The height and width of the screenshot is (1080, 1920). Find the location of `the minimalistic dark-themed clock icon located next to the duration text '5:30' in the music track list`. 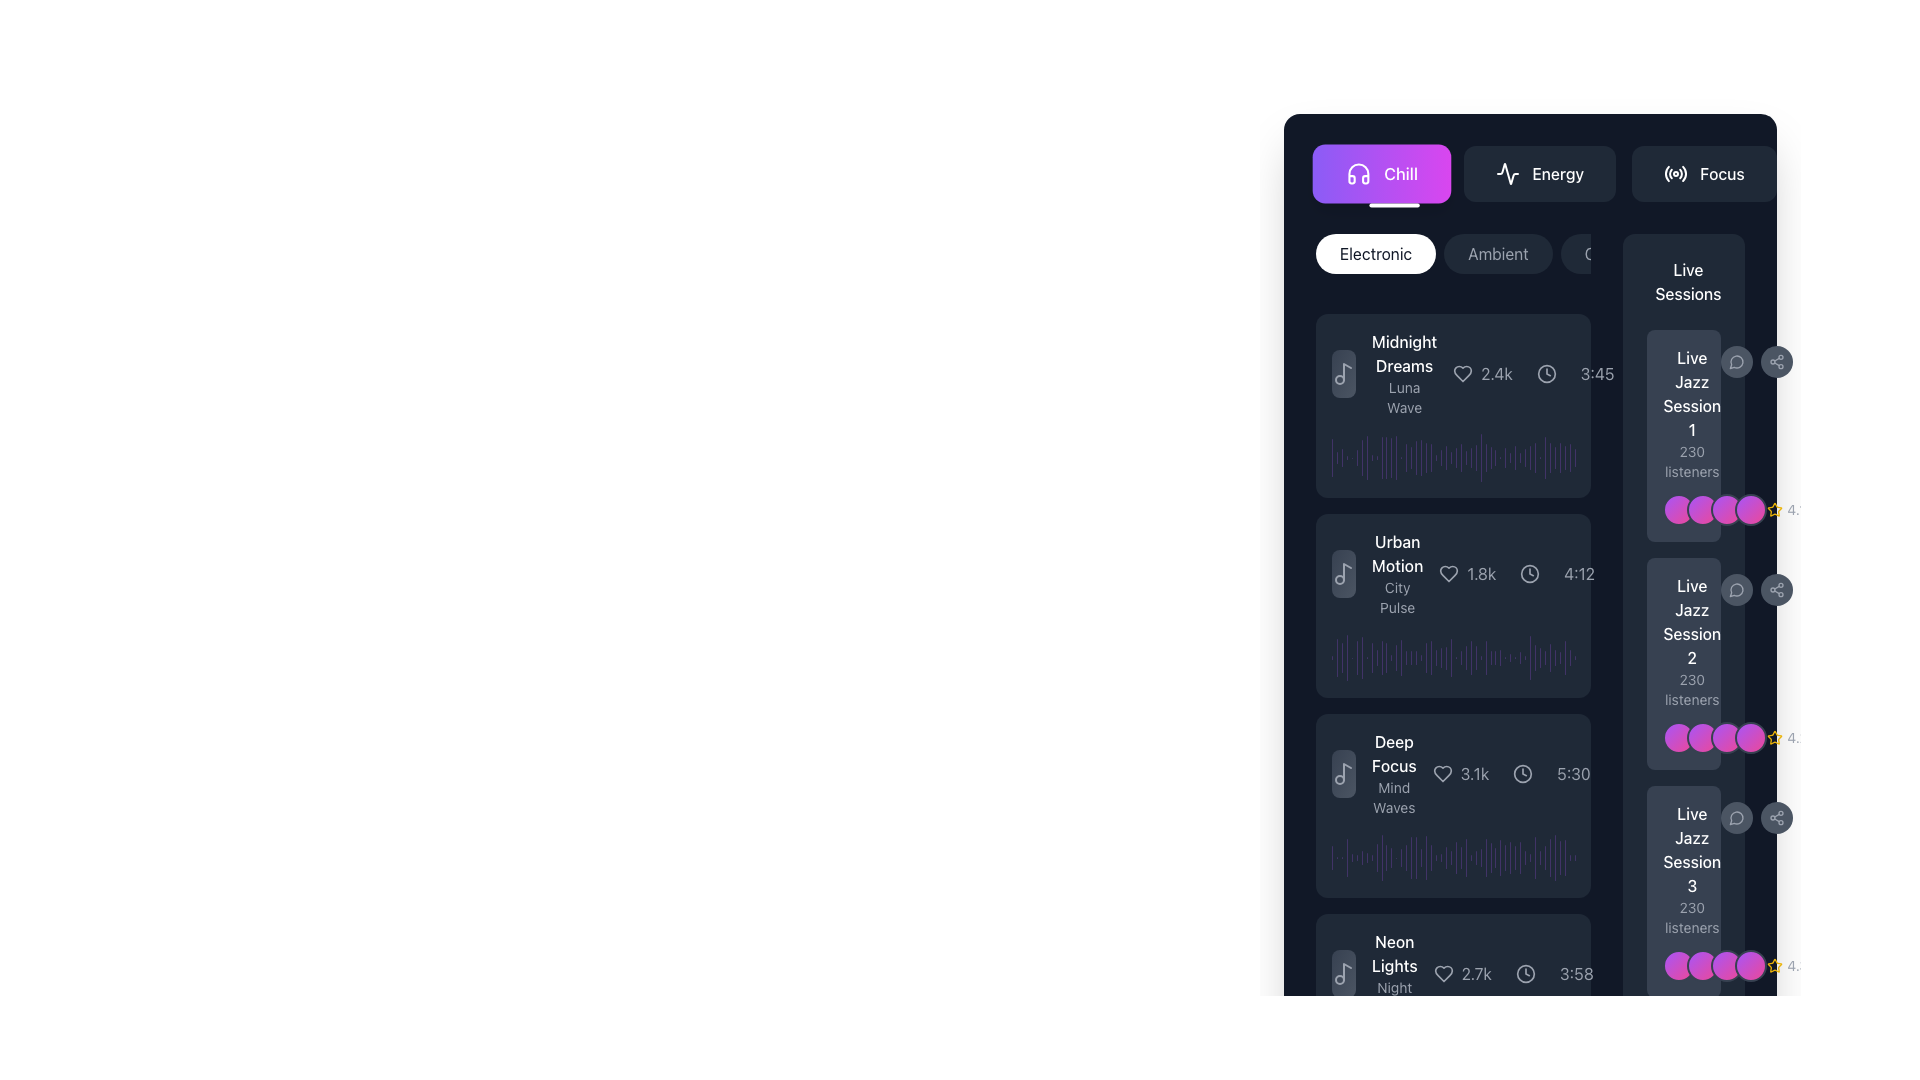

the minimalistic dark-themed clock icon located next to the duration text '5:30' in the music track list is located at coordinates (1522, 773).